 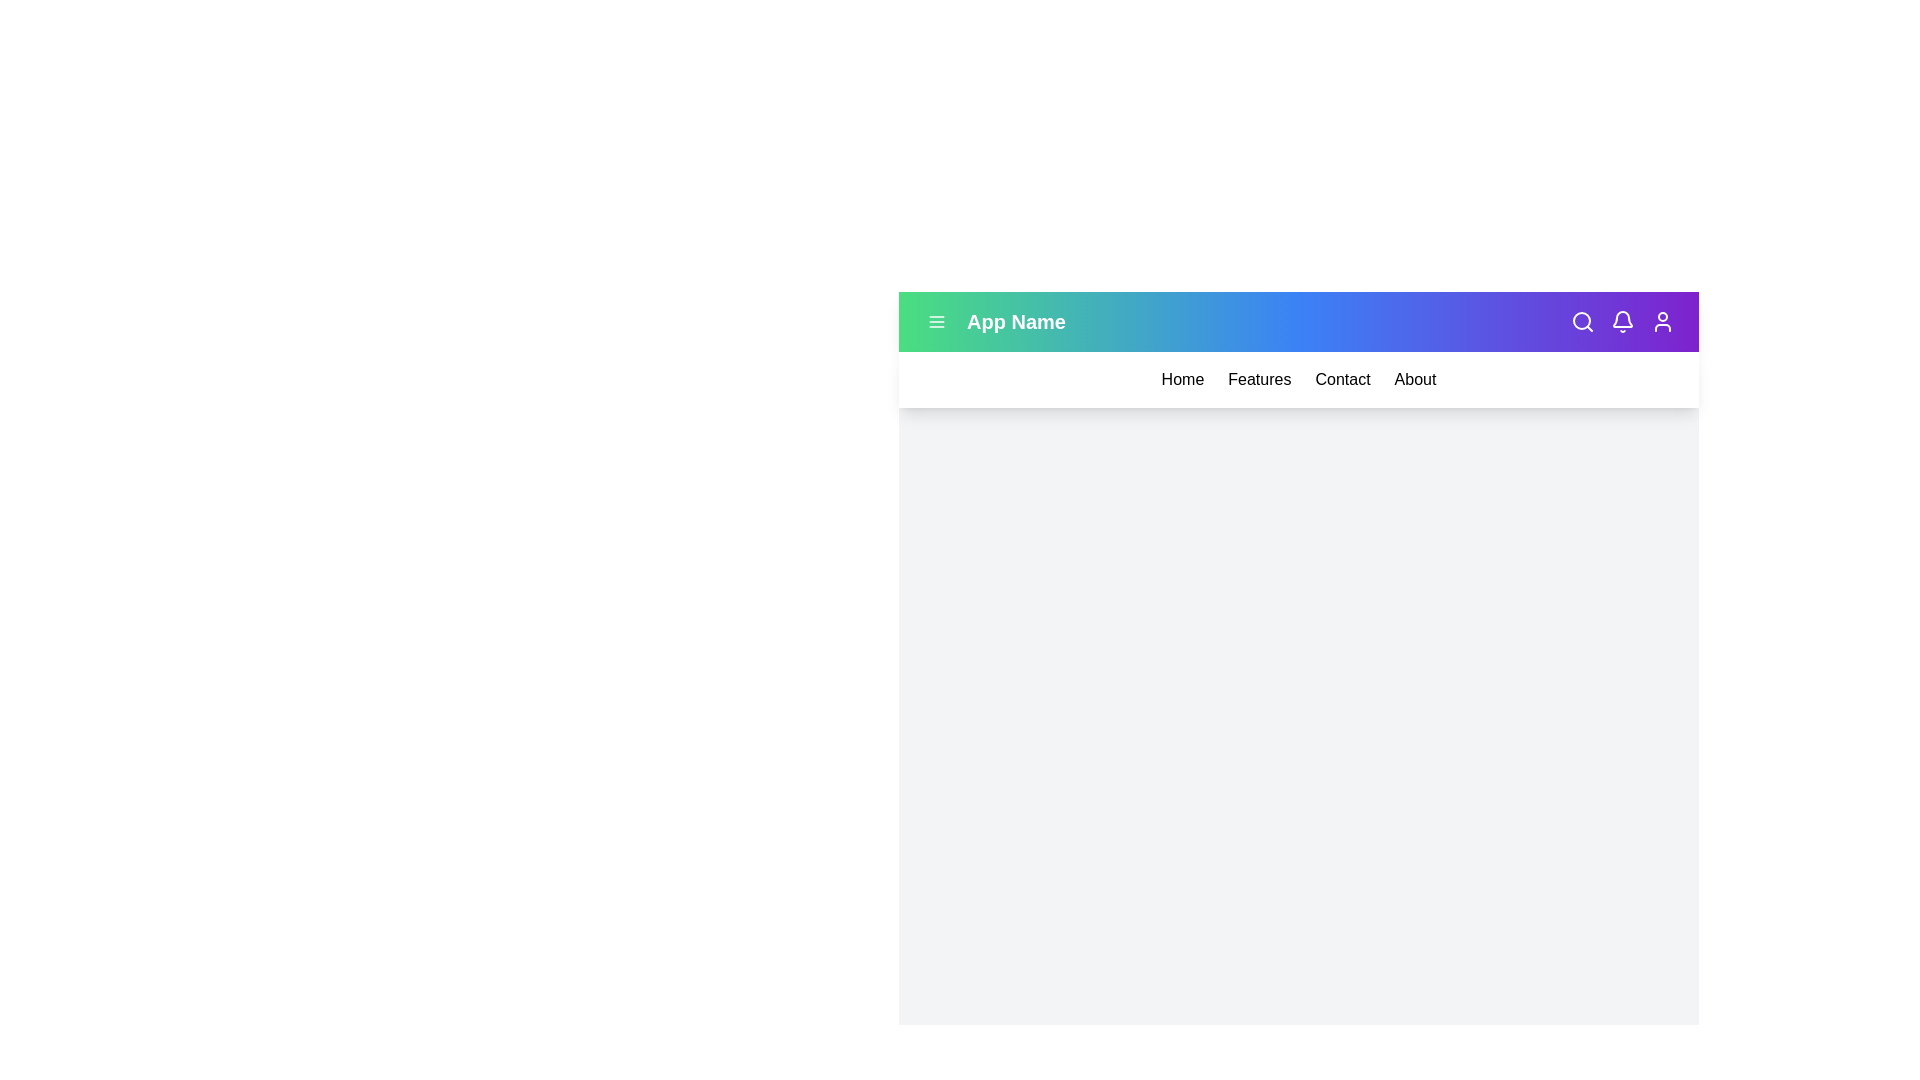 What do you see at coordinates (1343, 380) in the screenshot?
I see `the 'Contact' link in the navigation bar` at bounding box center [1343, 380].